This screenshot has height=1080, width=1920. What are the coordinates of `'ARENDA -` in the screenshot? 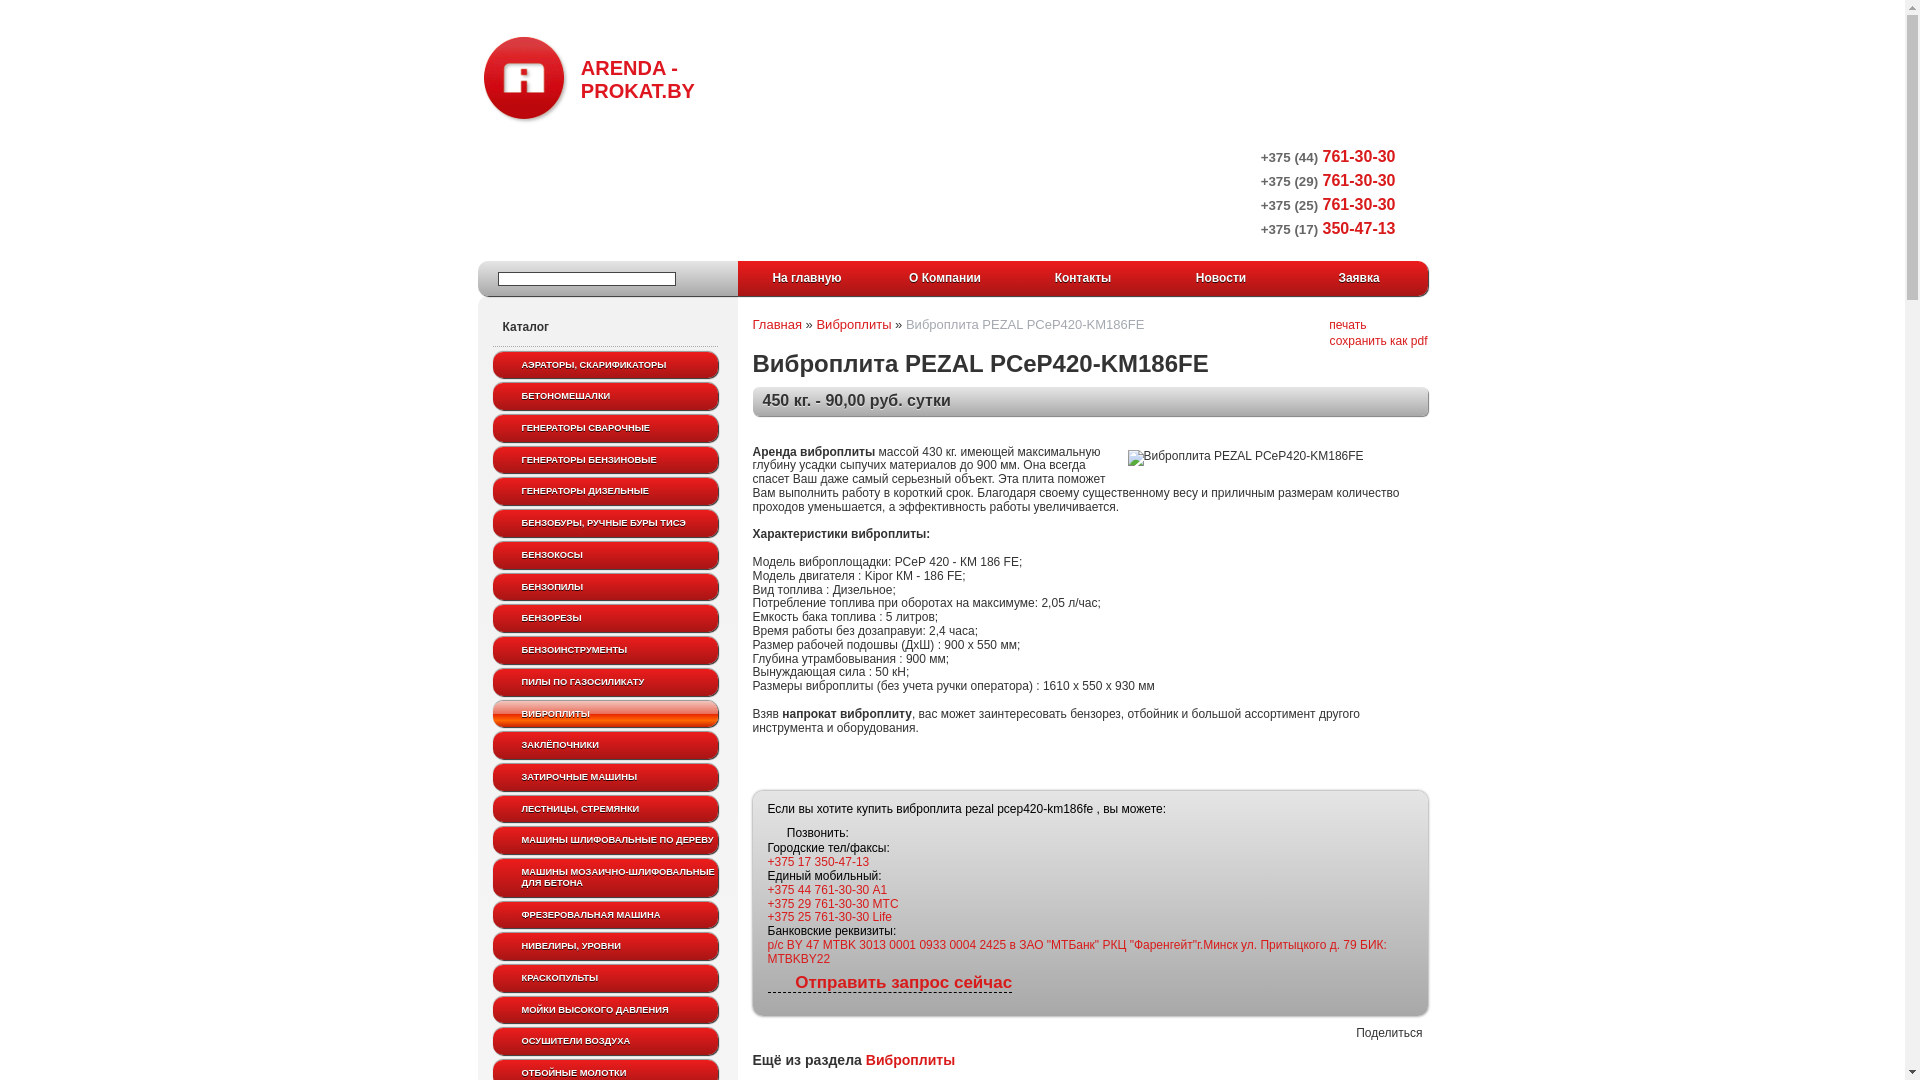 It's located at (587, 77).